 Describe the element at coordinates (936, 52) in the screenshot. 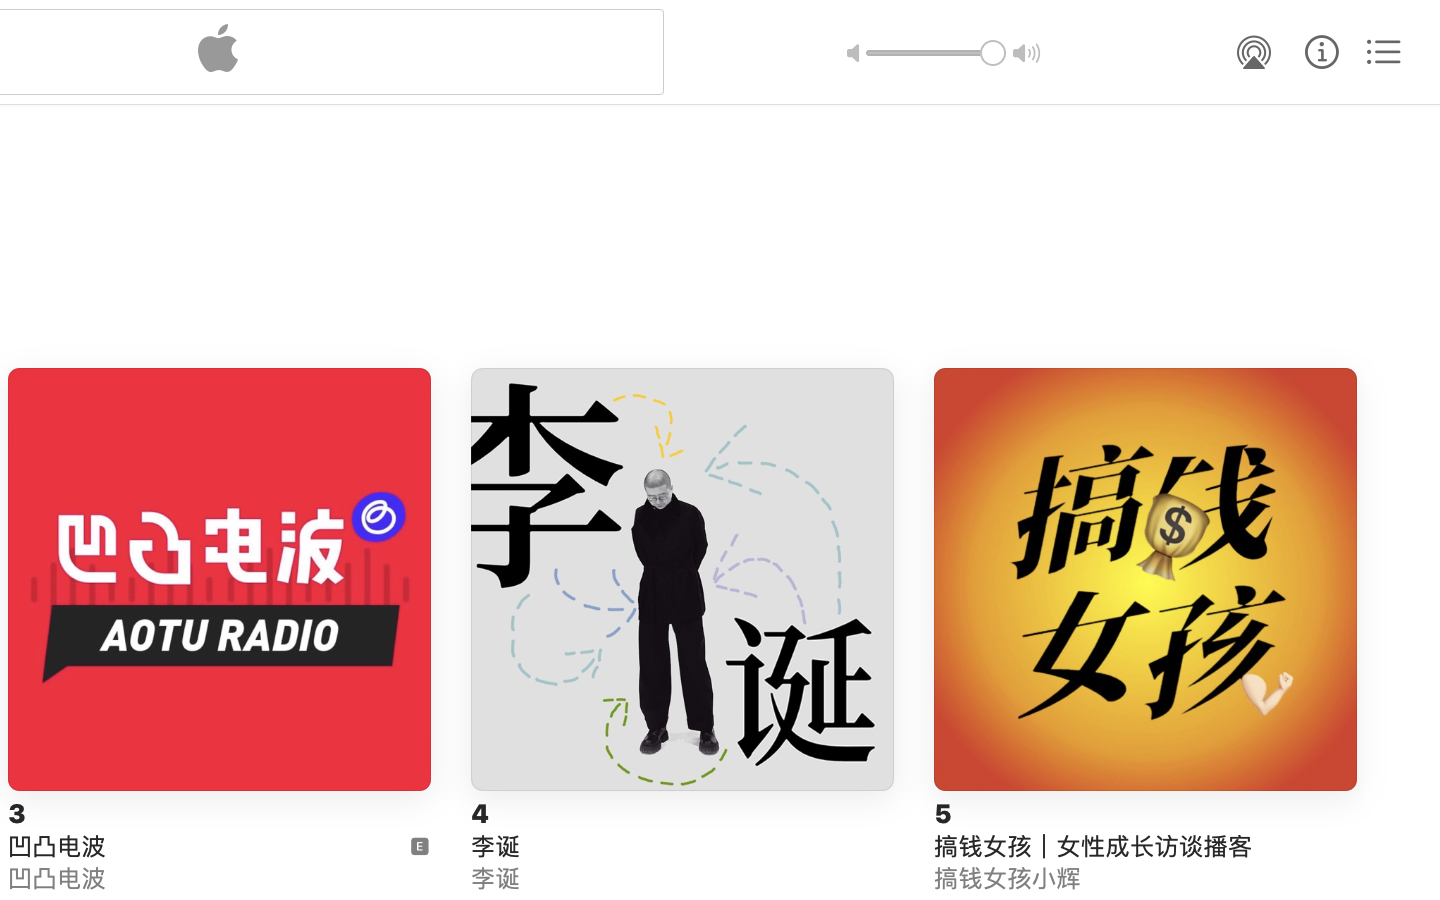

I see `'1.0'` at that location.